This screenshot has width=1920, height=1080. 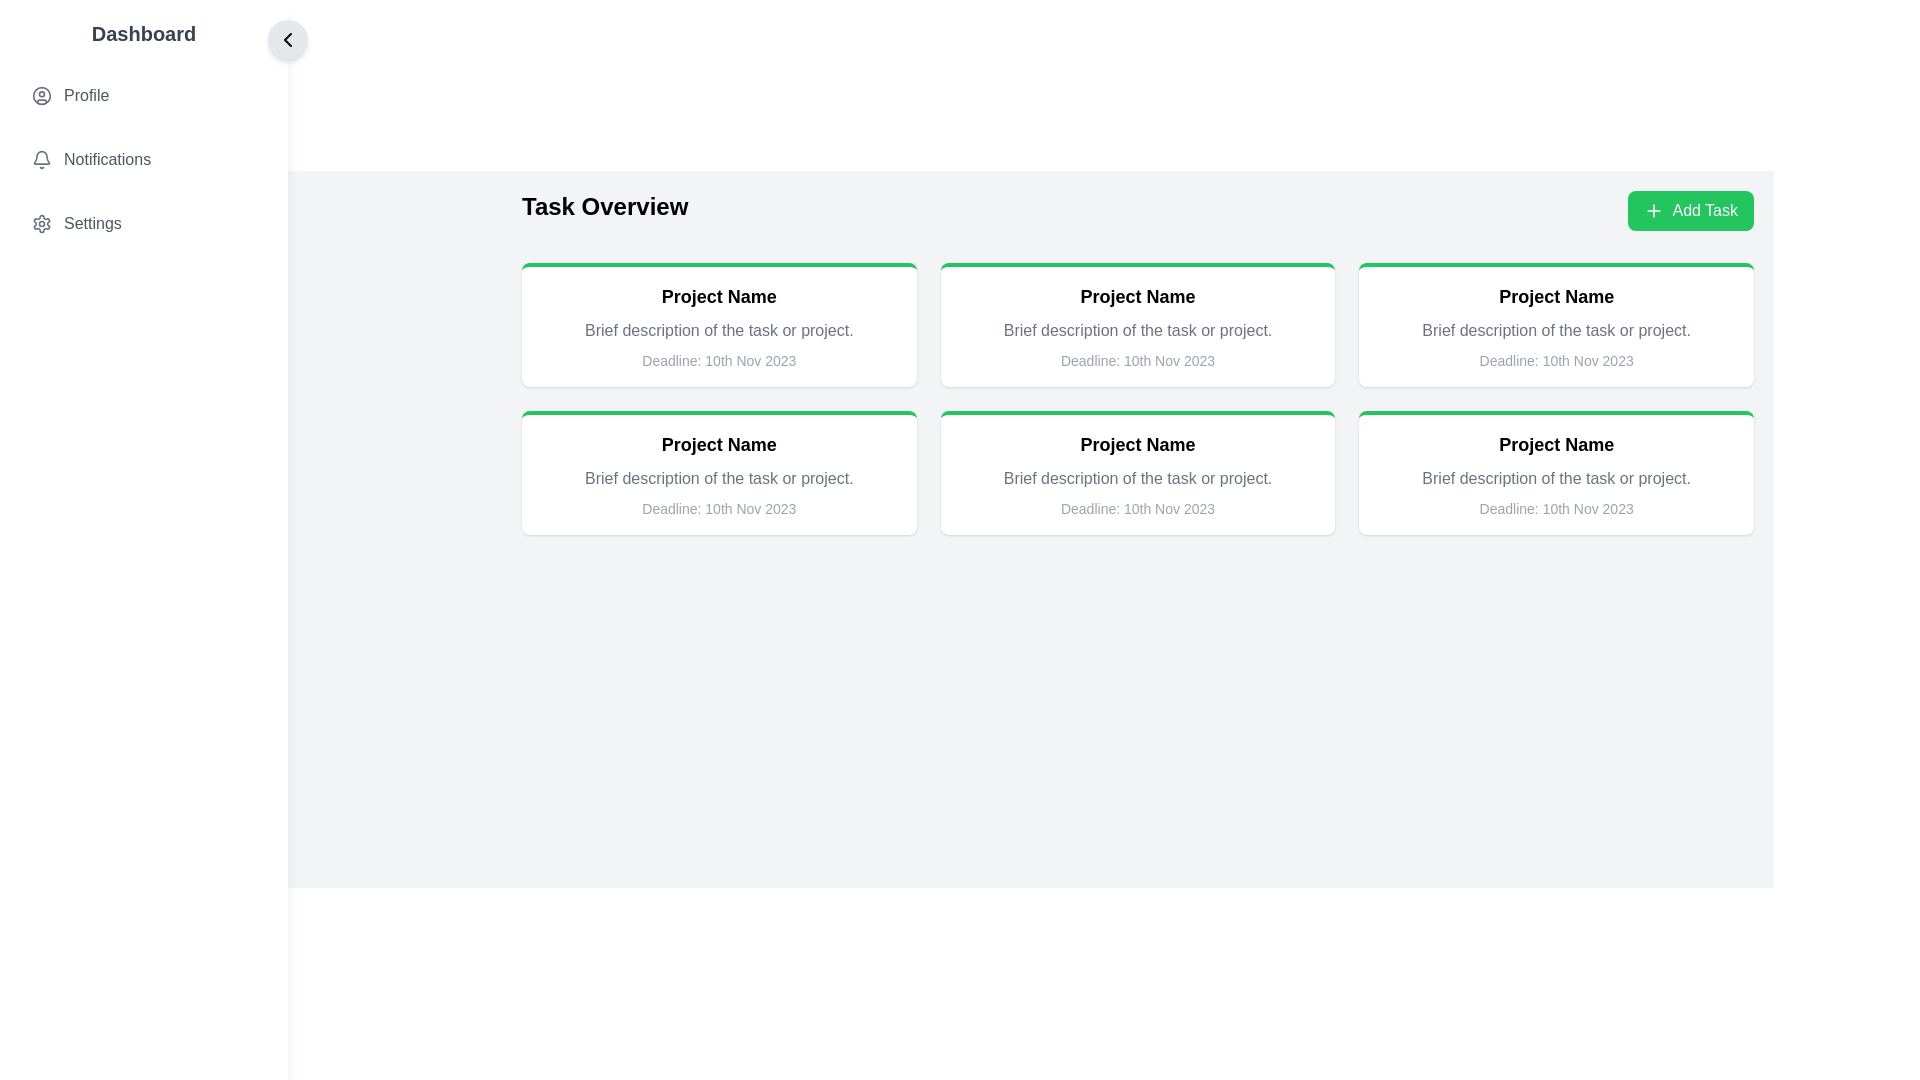 I want to click on title text element located at the top of the project card in the second row, first column of the grid layout, so click(x=719, y=443).